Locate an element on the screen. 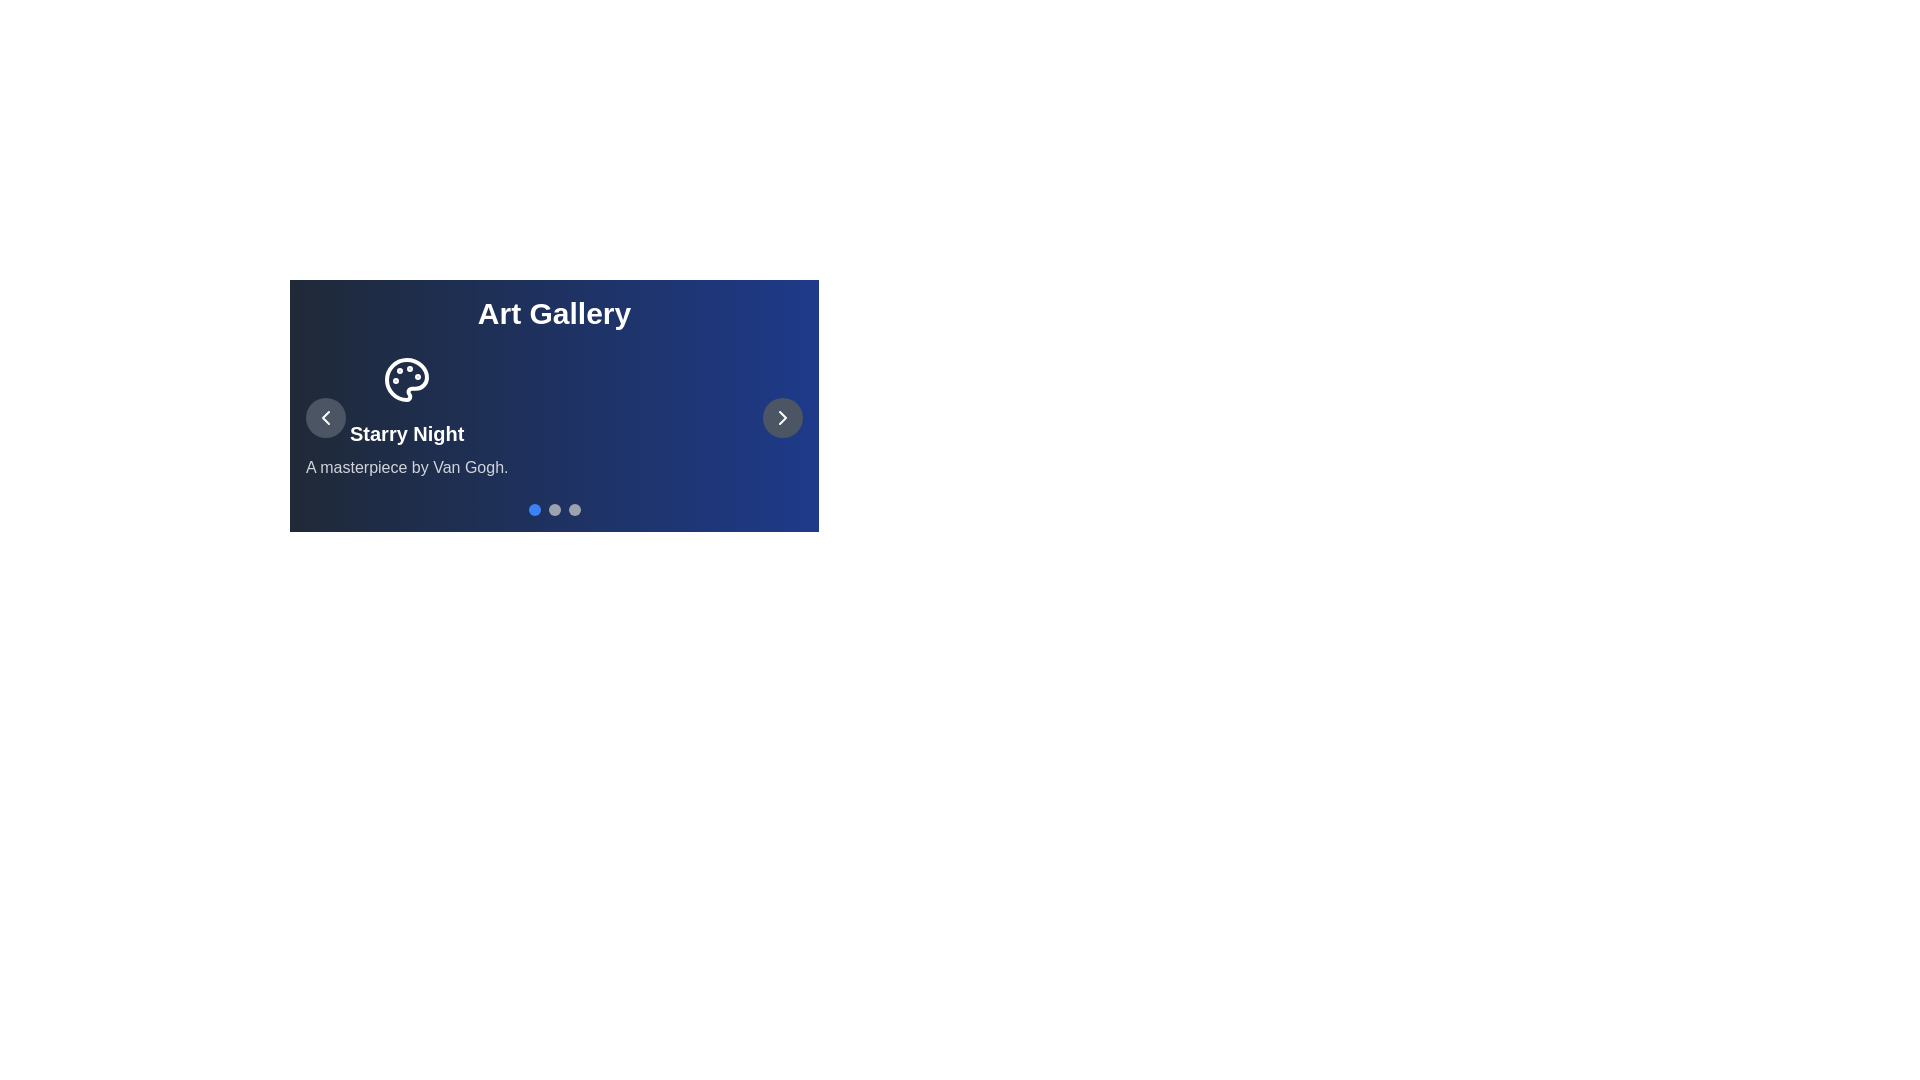  the indicator dot corresponding to 0 is located at coordinates (534, 508).